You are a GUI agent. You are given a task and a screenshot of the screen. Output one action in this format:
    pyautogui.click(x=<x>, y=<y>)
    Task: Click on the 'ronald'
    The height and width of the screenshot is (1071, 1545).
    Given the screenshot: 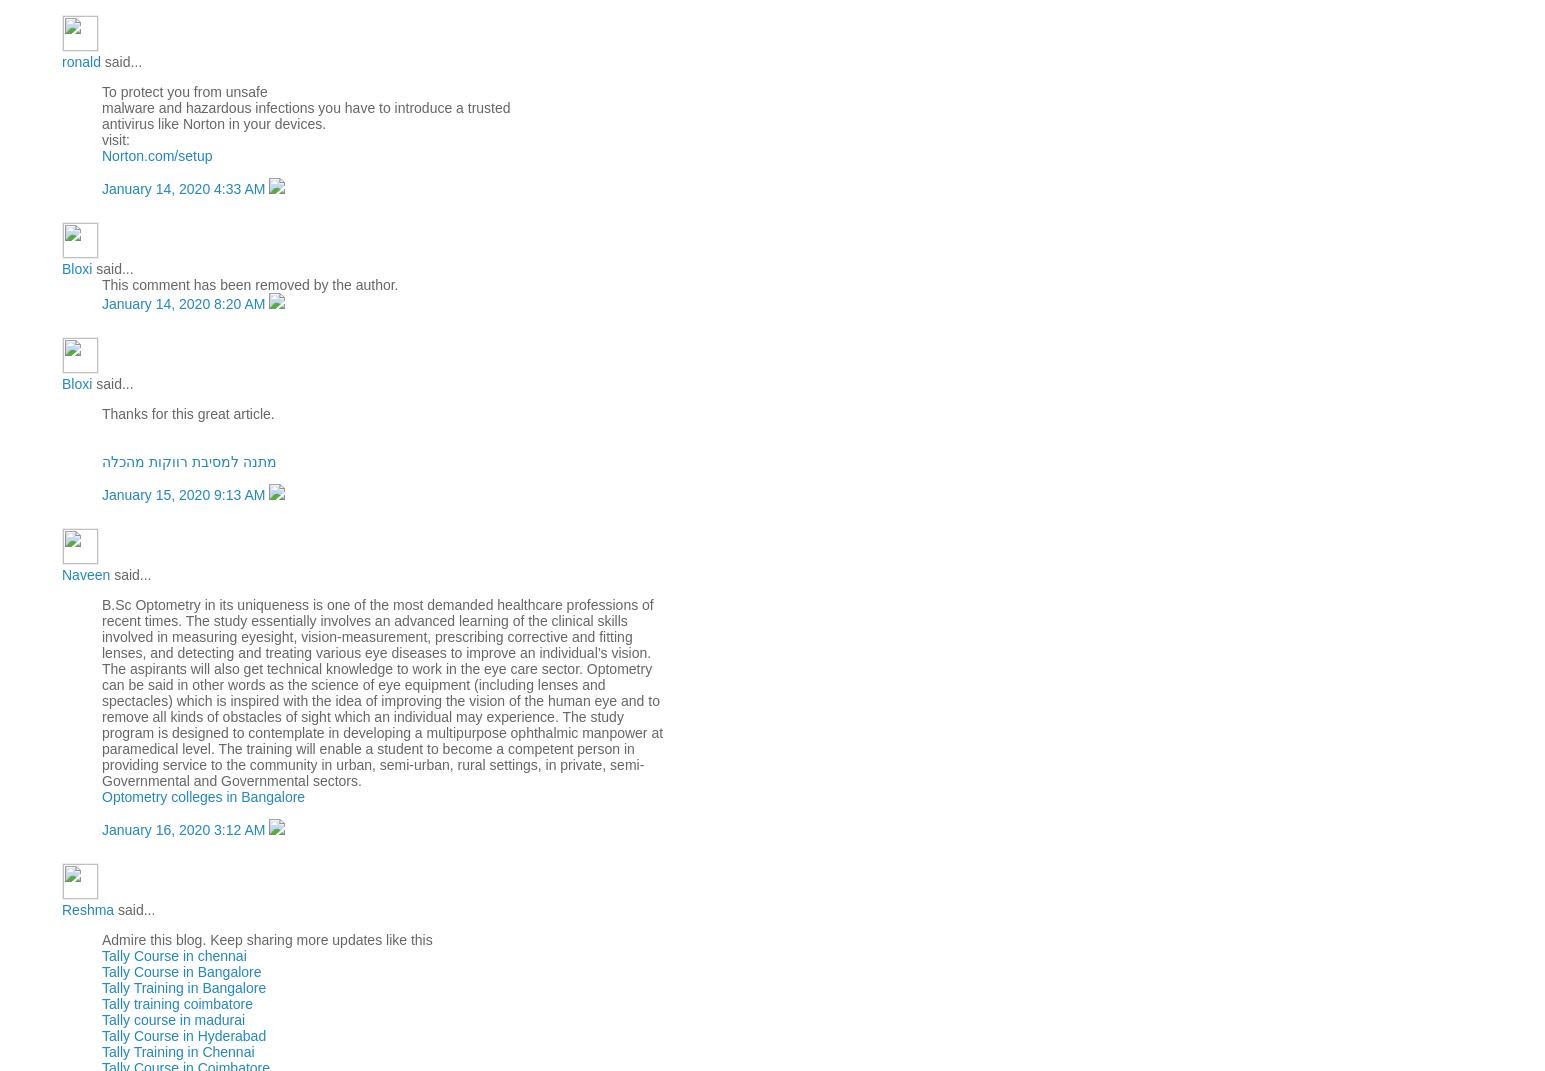 What is the action you would take?
    pyautogui.click(x=79, y=61)
    